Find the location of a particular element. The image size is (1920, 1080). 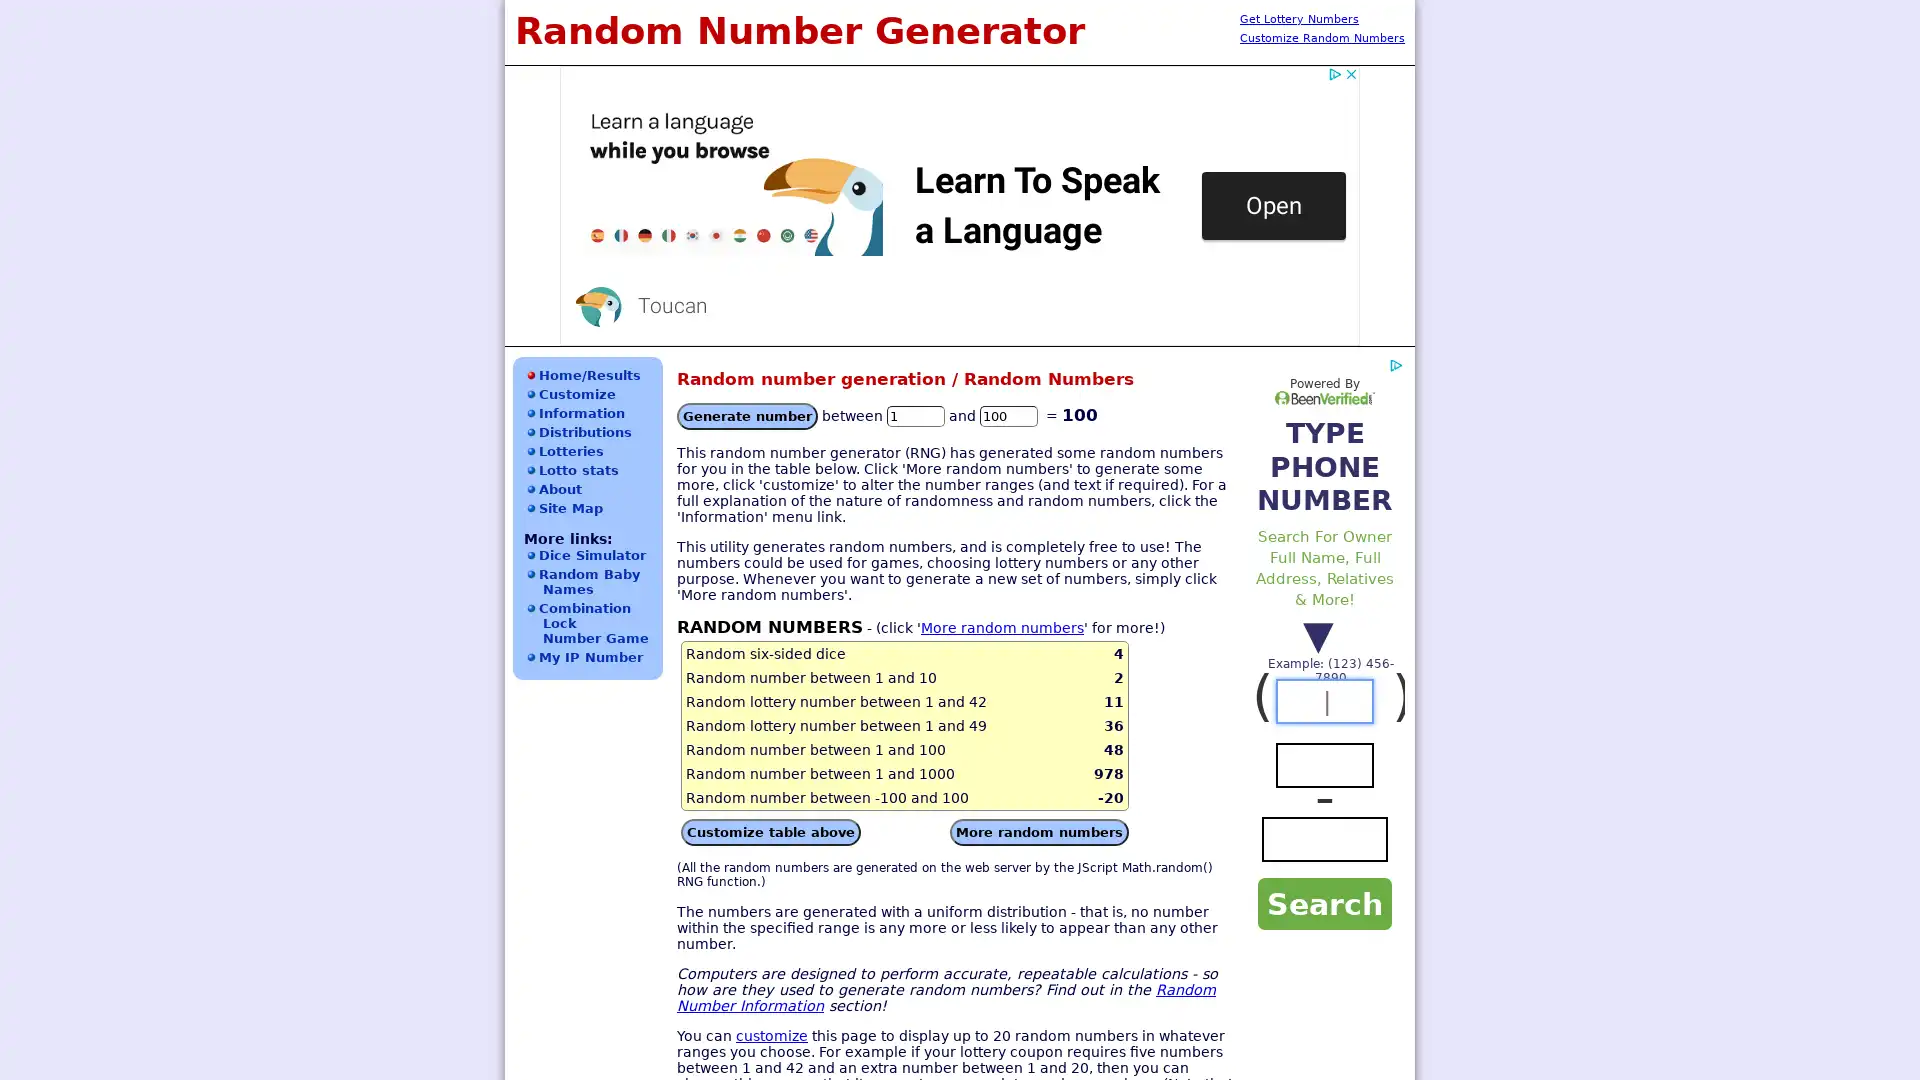

Customize table above is located at coordinates (770, 831).